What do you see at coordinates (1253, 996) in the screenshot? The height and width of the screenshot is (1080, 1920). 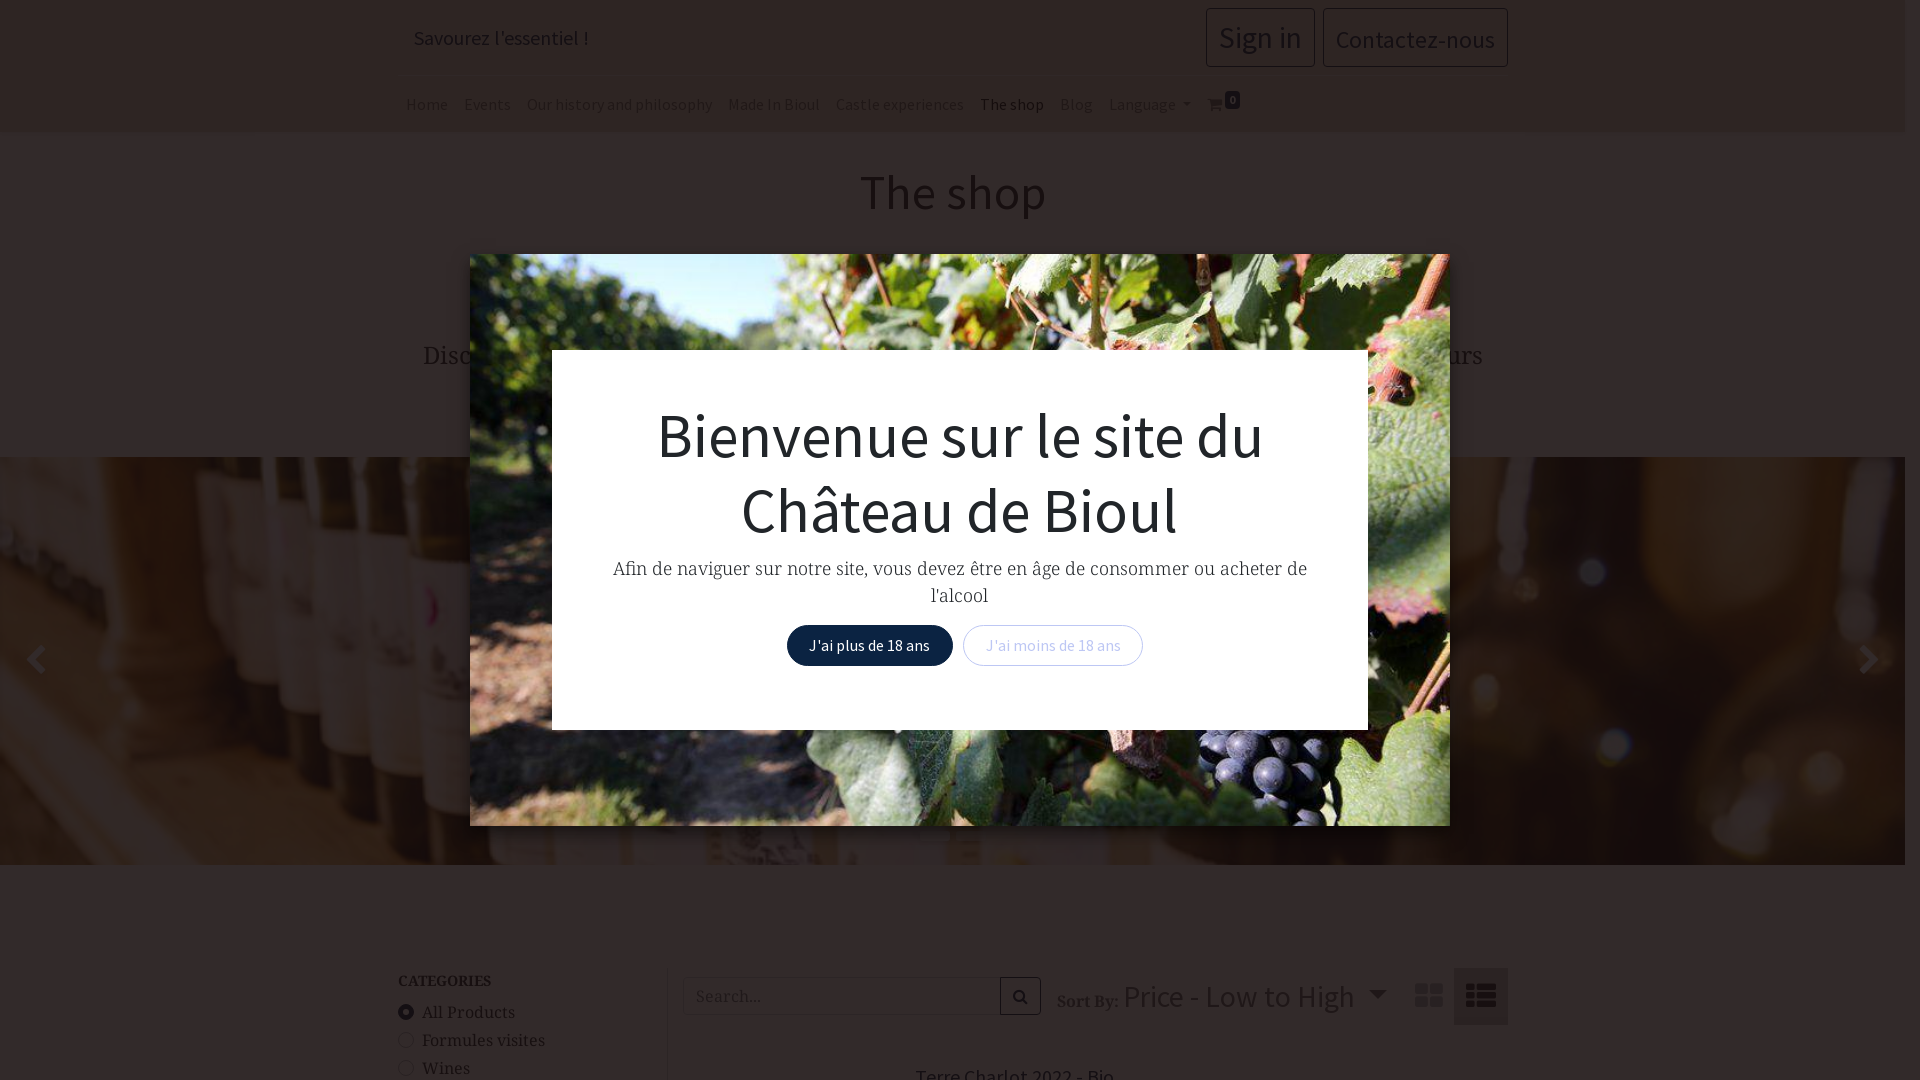 I see `'Price - Low to High'` at bounding box center [1253, 996].